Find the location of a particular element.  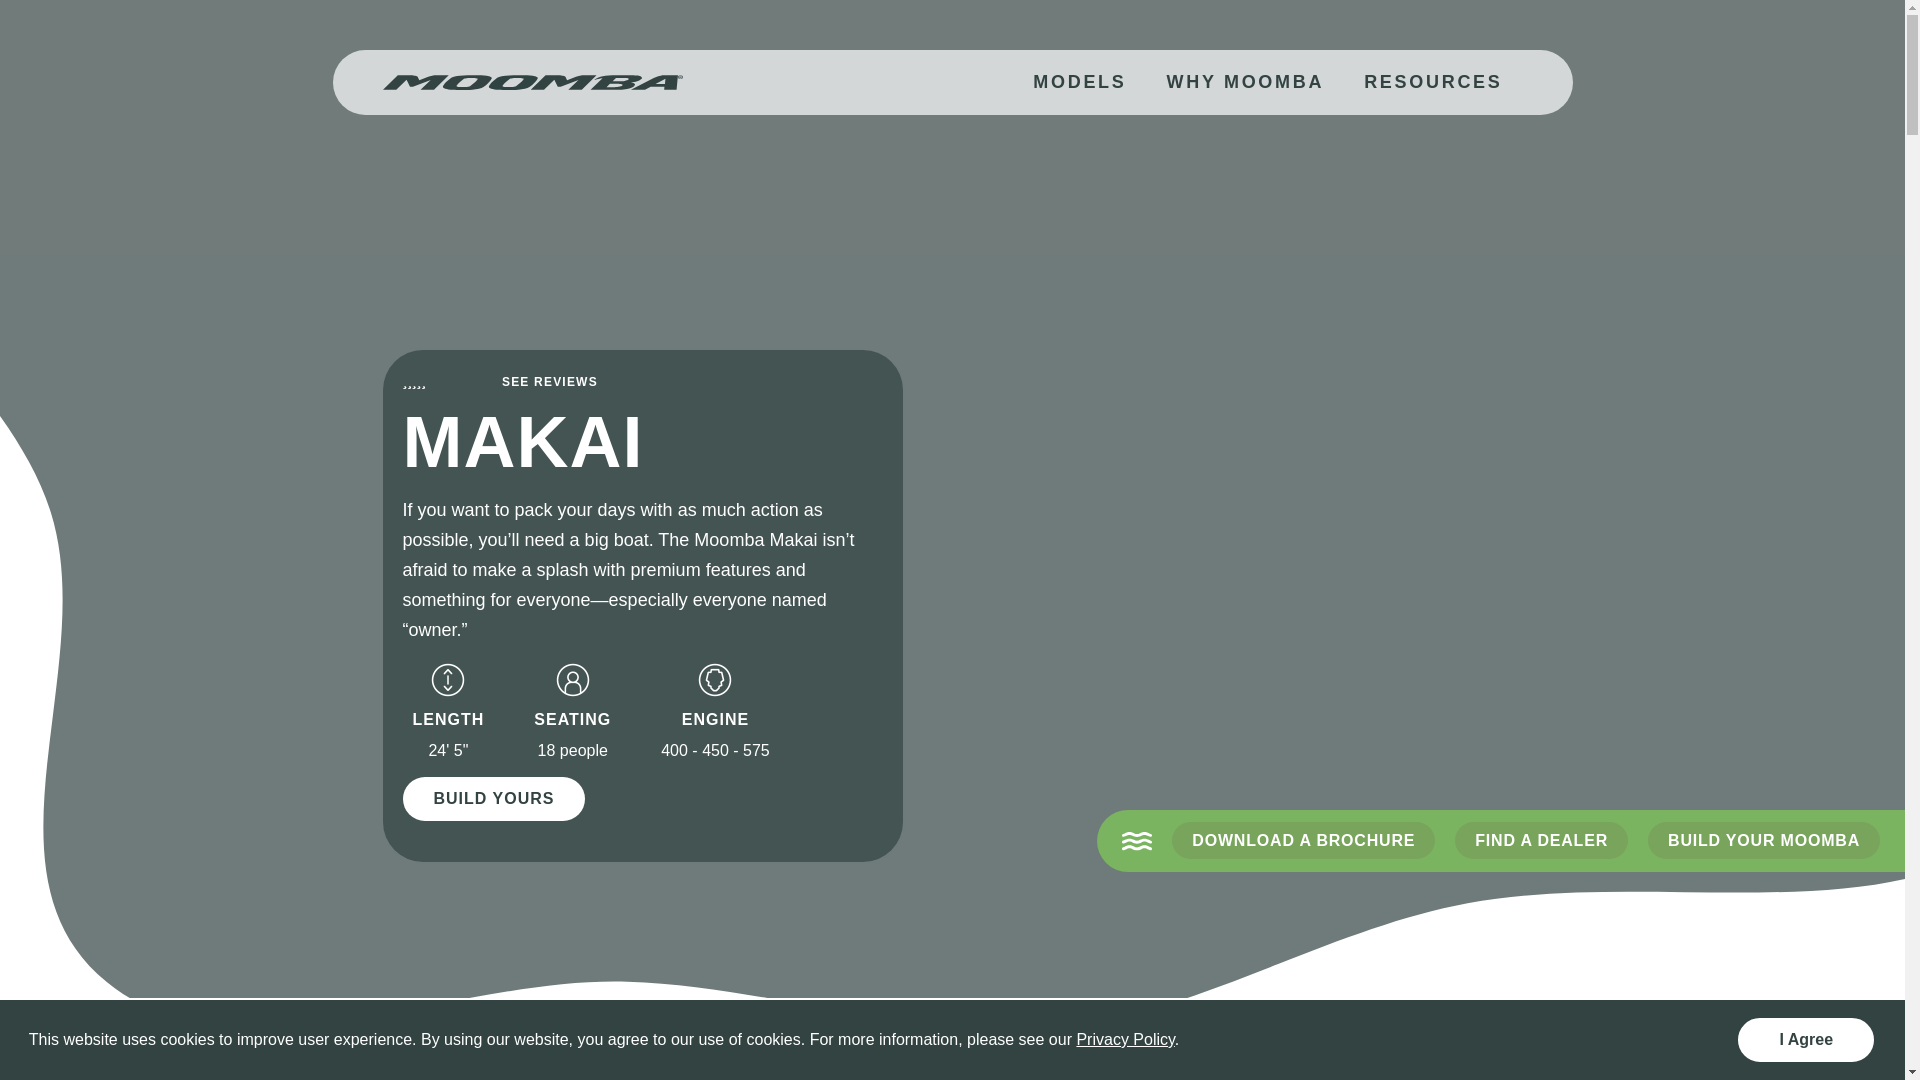

'I Agree' is located at coordinates (1735, 1039).